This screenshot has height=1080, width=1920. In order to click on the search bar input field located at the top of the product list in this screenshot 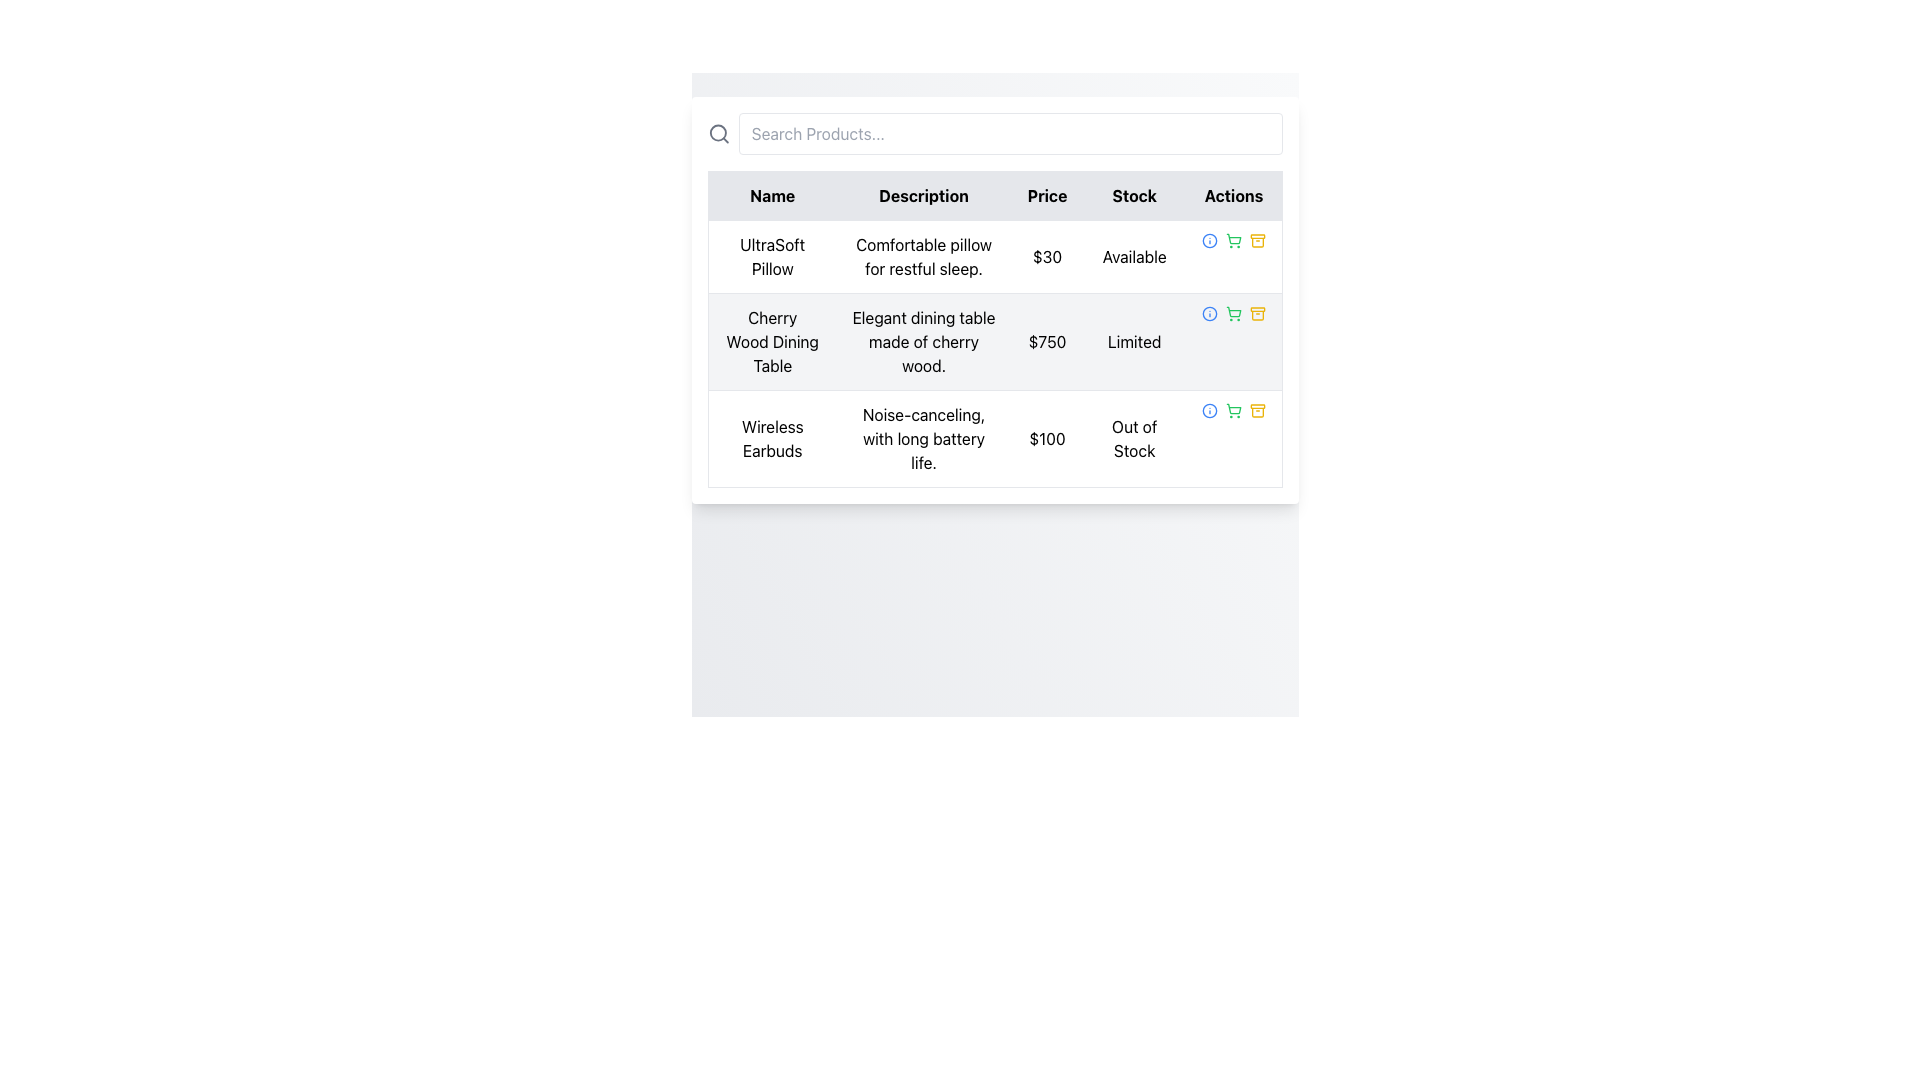, I will do `click(995, 134)`.